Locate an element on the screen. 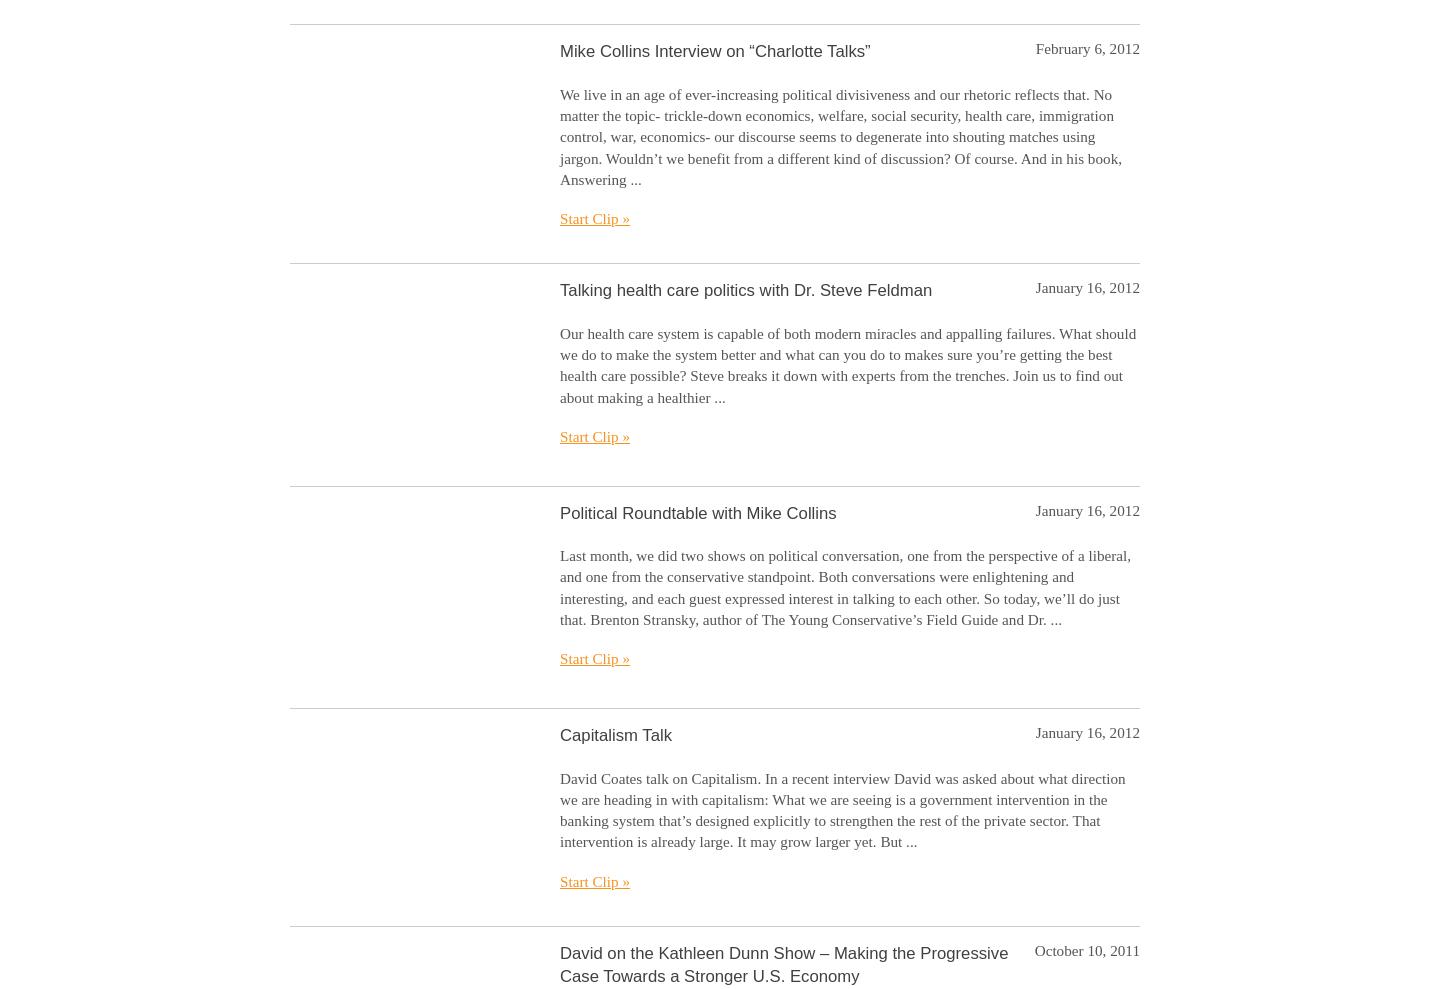 The image size is (1440, 989). 'Mike Collins Interview on “Charlotte Talks”' is located at coordinates (714, 50).